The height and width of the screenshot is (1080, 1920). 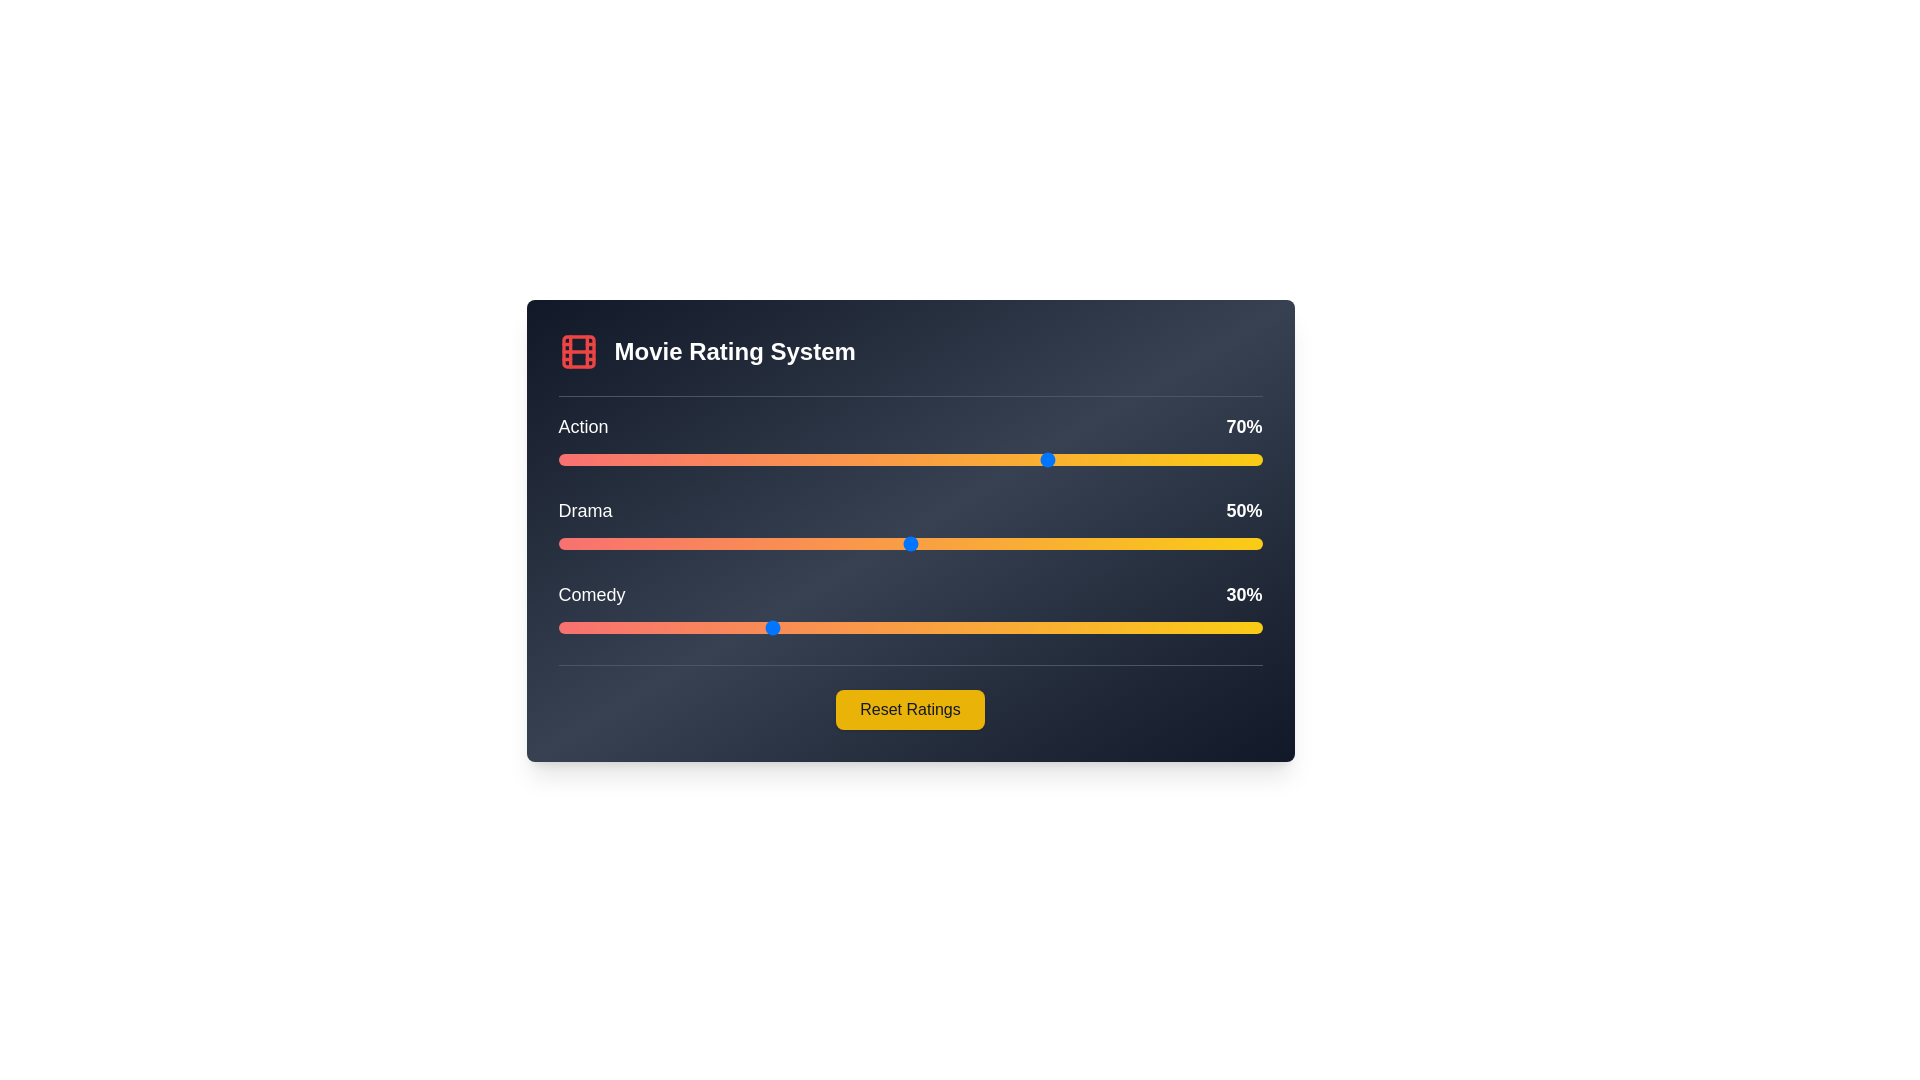 What do you see at coordinates (1002, 543) in the screenshot?
I see `the Drama genre rating to 63% by adjusting the slider` at bounding box center [1002, 543].